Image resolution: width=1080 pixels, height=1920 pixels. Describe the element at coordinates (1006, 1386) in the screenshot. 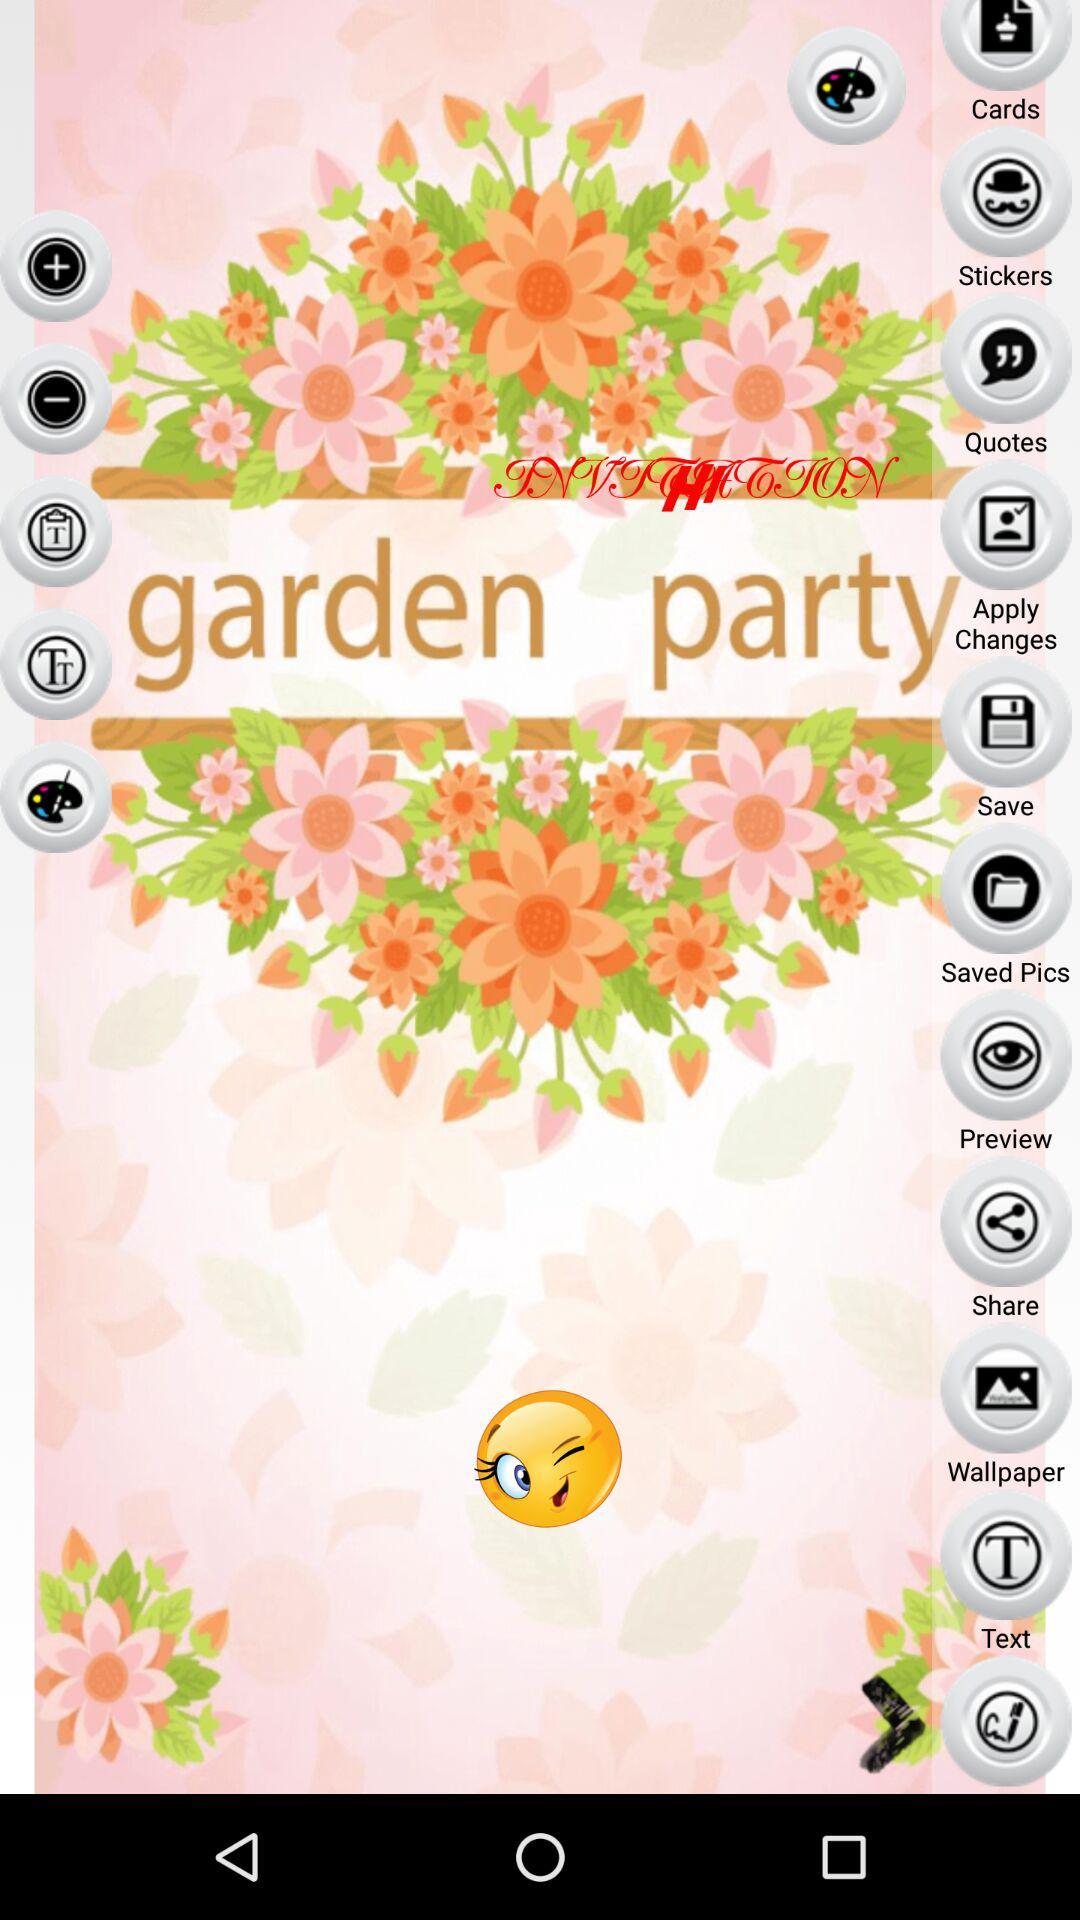

I see `the icon which above the text wallpaper` at that location.